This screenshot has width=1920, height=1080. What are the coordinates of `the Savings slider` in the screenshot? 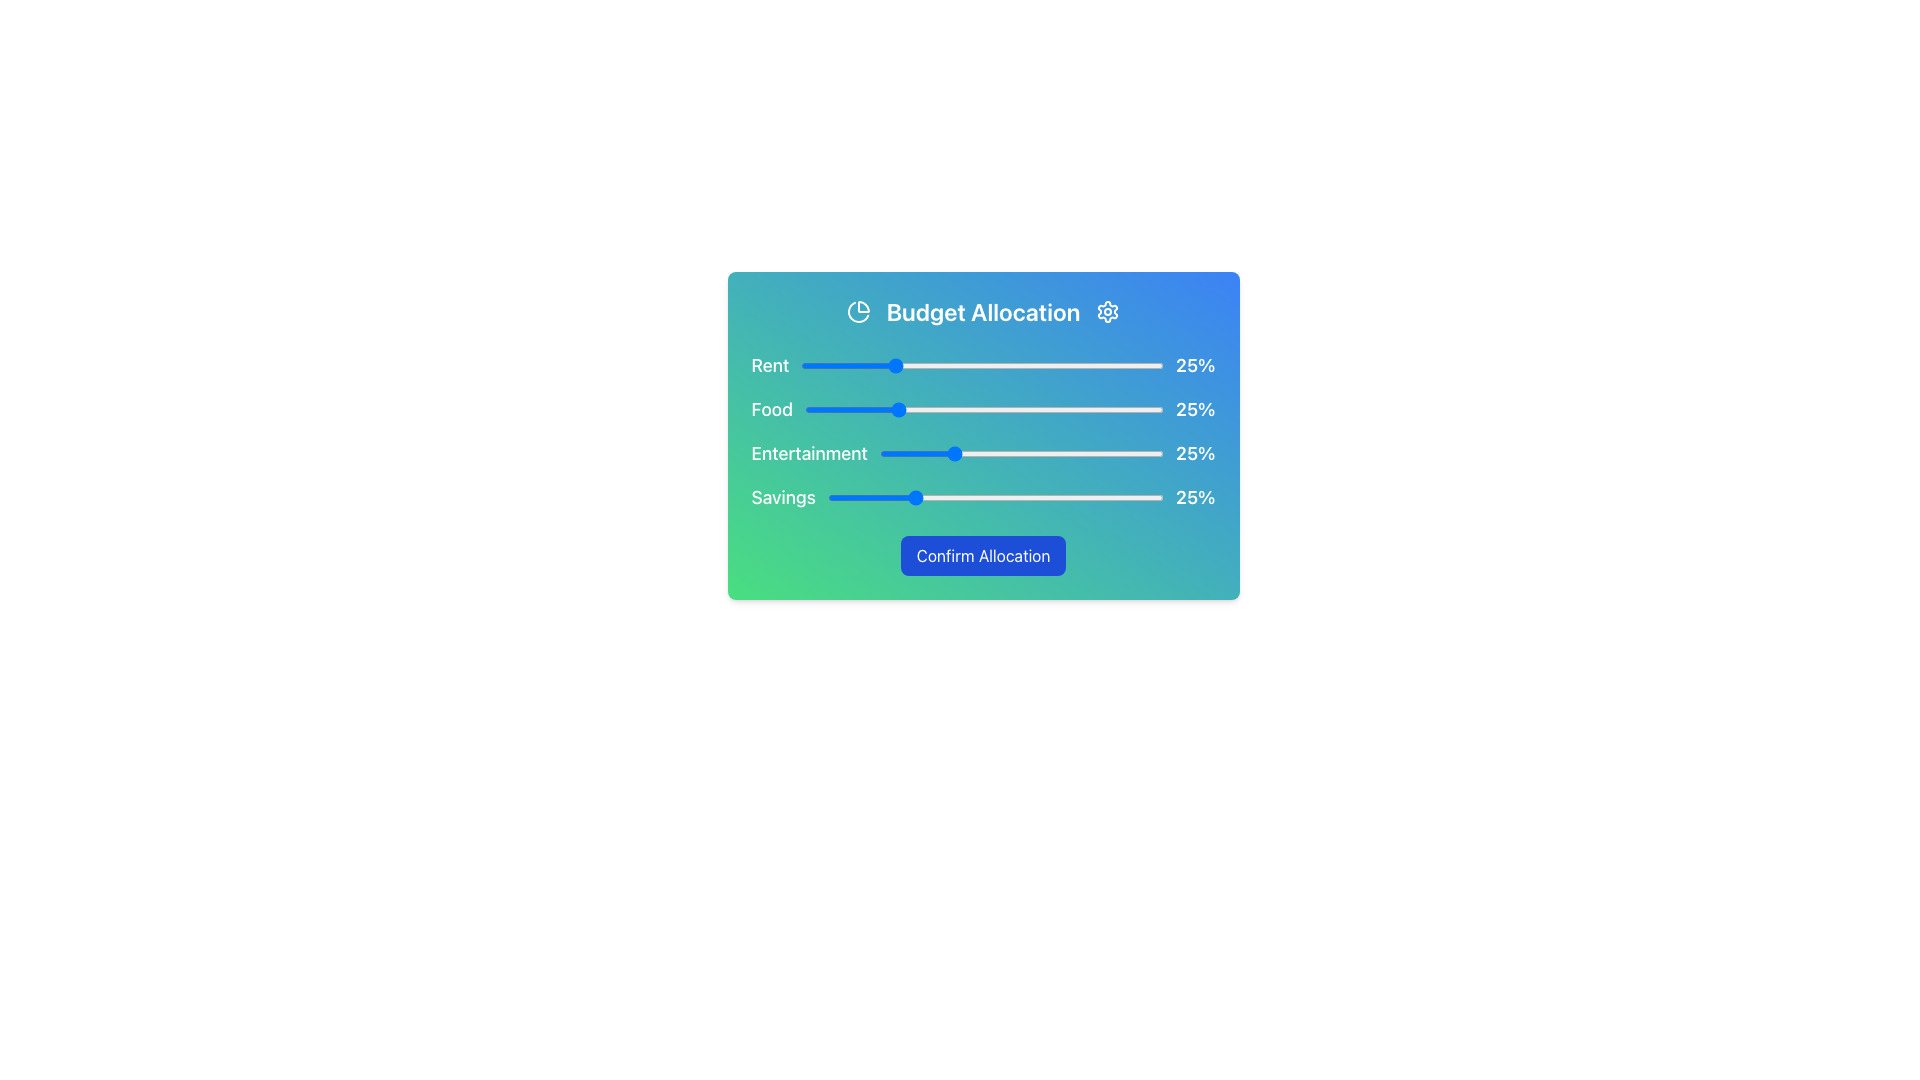 It's located at (851, 496).